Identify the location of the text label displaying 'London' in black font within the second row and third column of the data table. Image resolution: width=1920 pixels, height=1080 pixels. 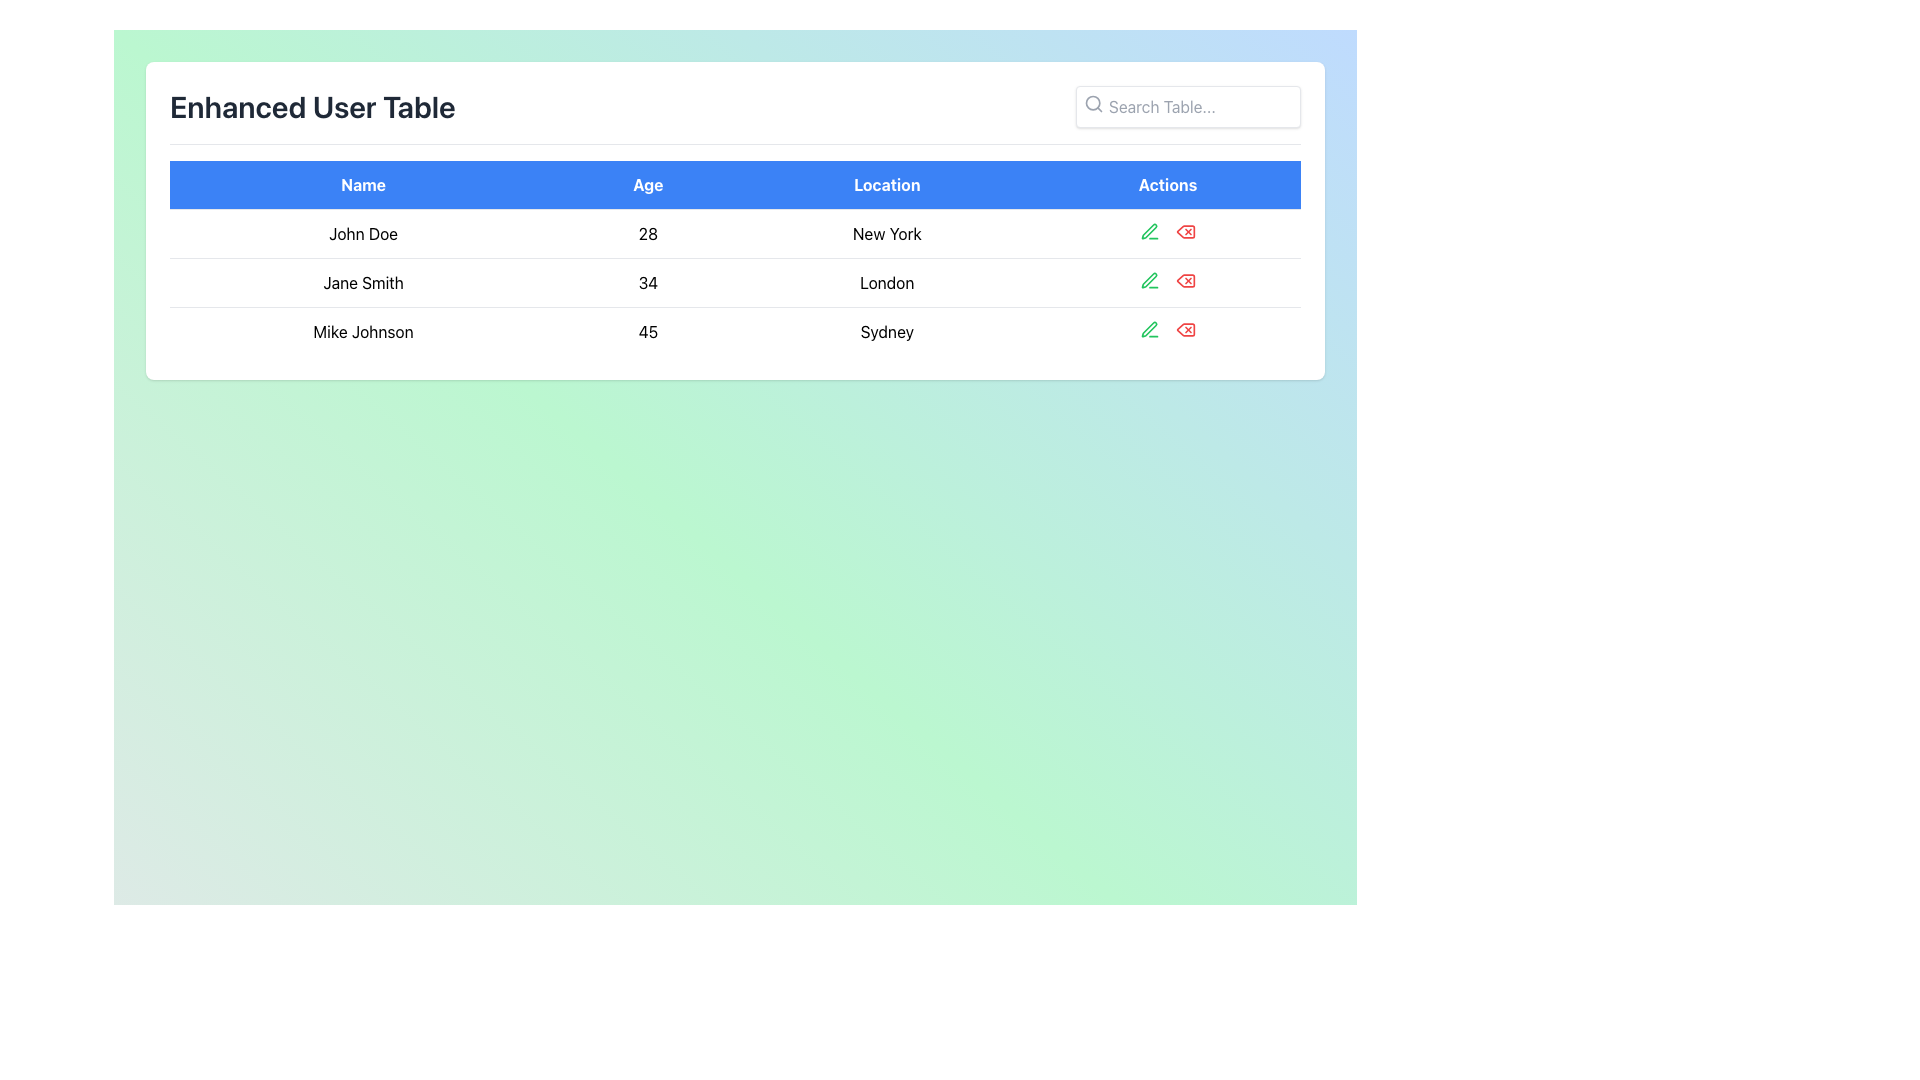
(886, 282).